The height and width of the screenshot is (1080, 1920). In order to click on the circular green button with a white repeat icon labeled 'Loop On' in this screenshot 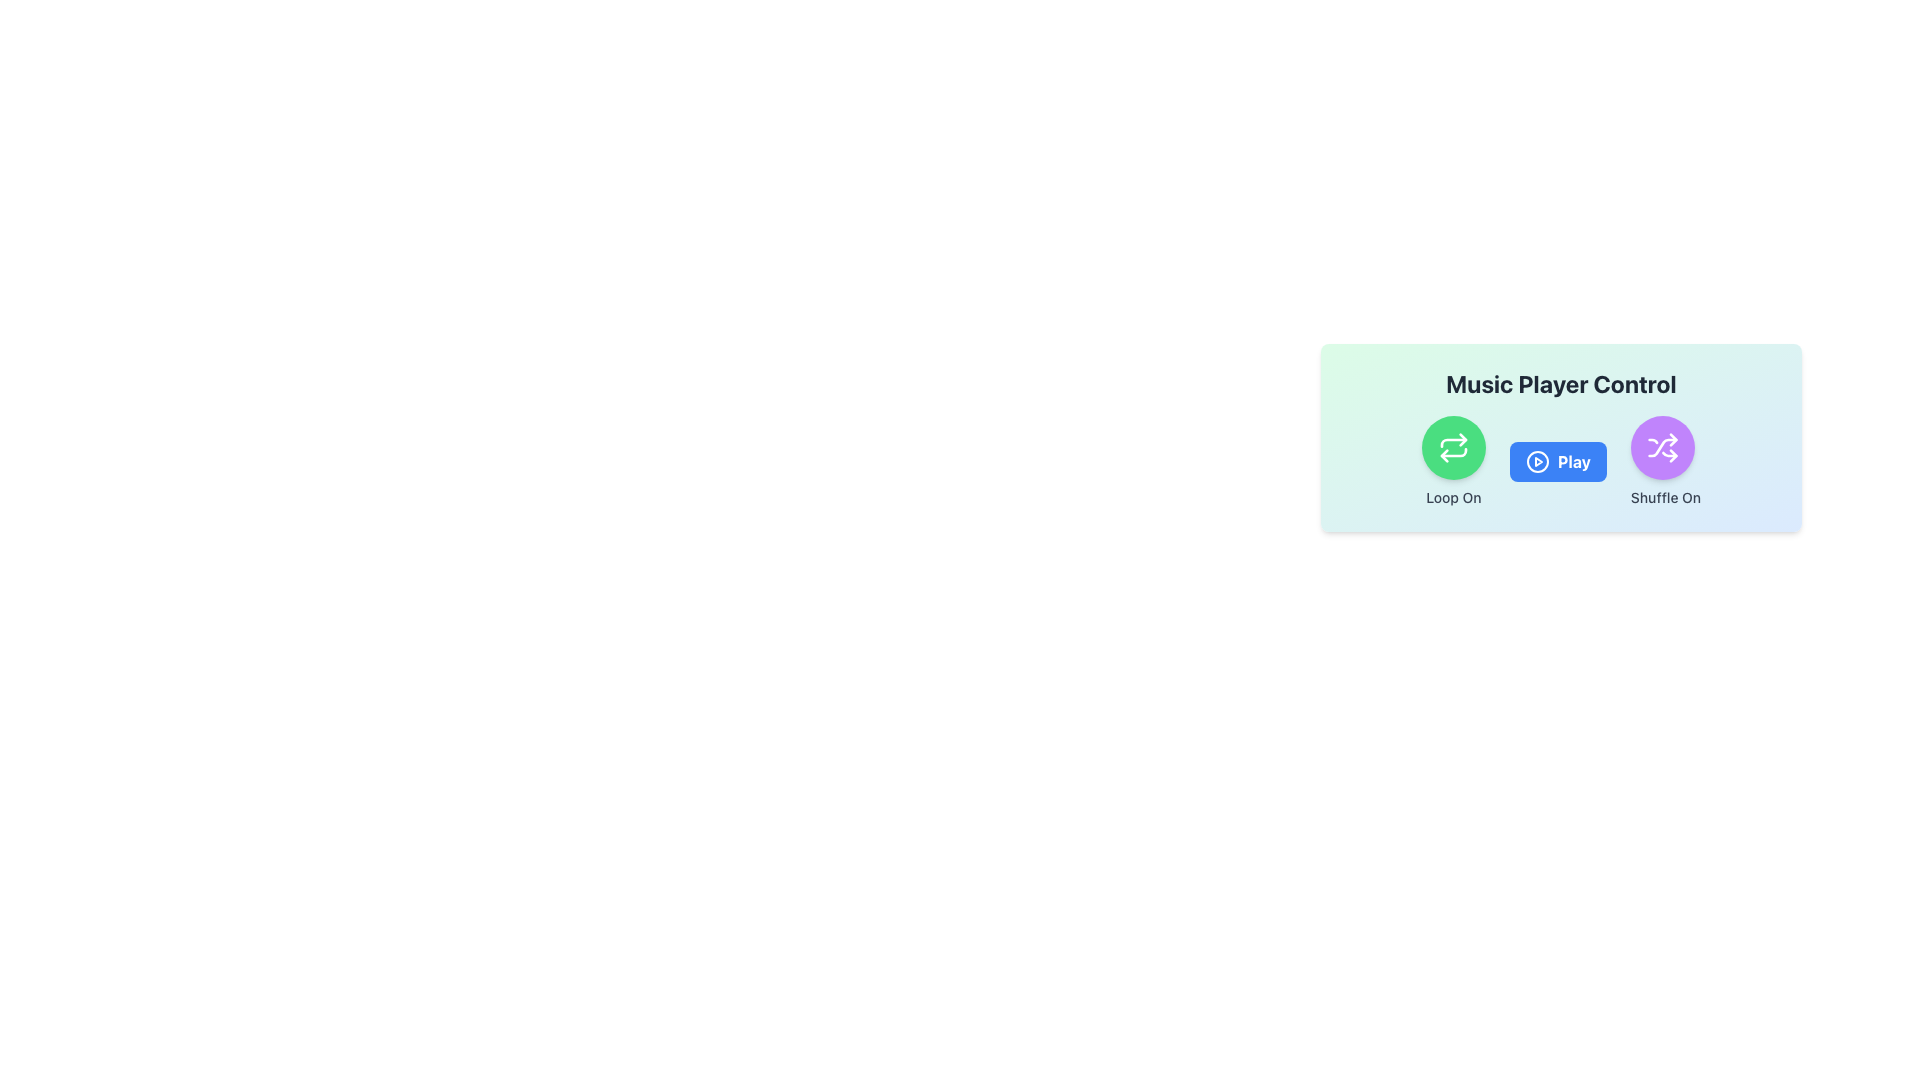, I will do `click(1453, 462)`.